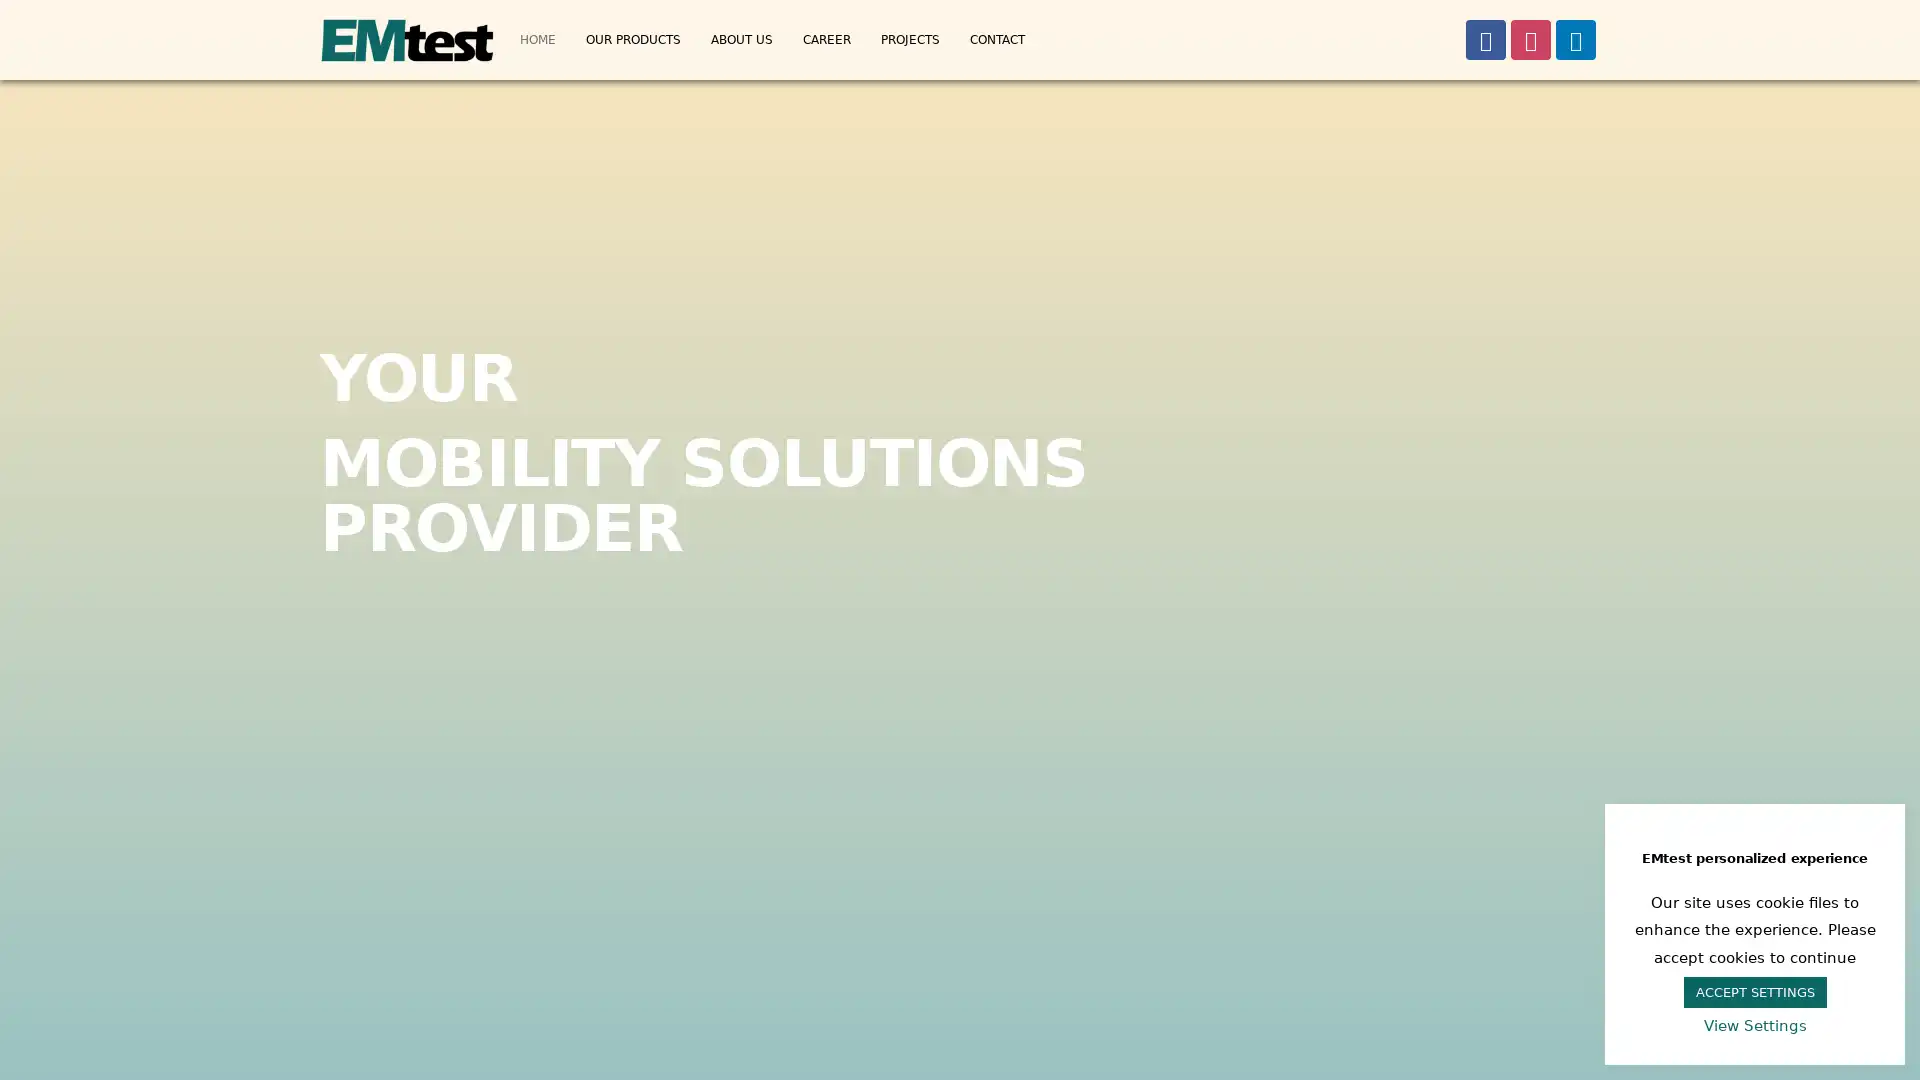 The width and height of the screenshot is (1920, 1080). I want to click on ACCEPT SETTINGS, so click(1753, 991).